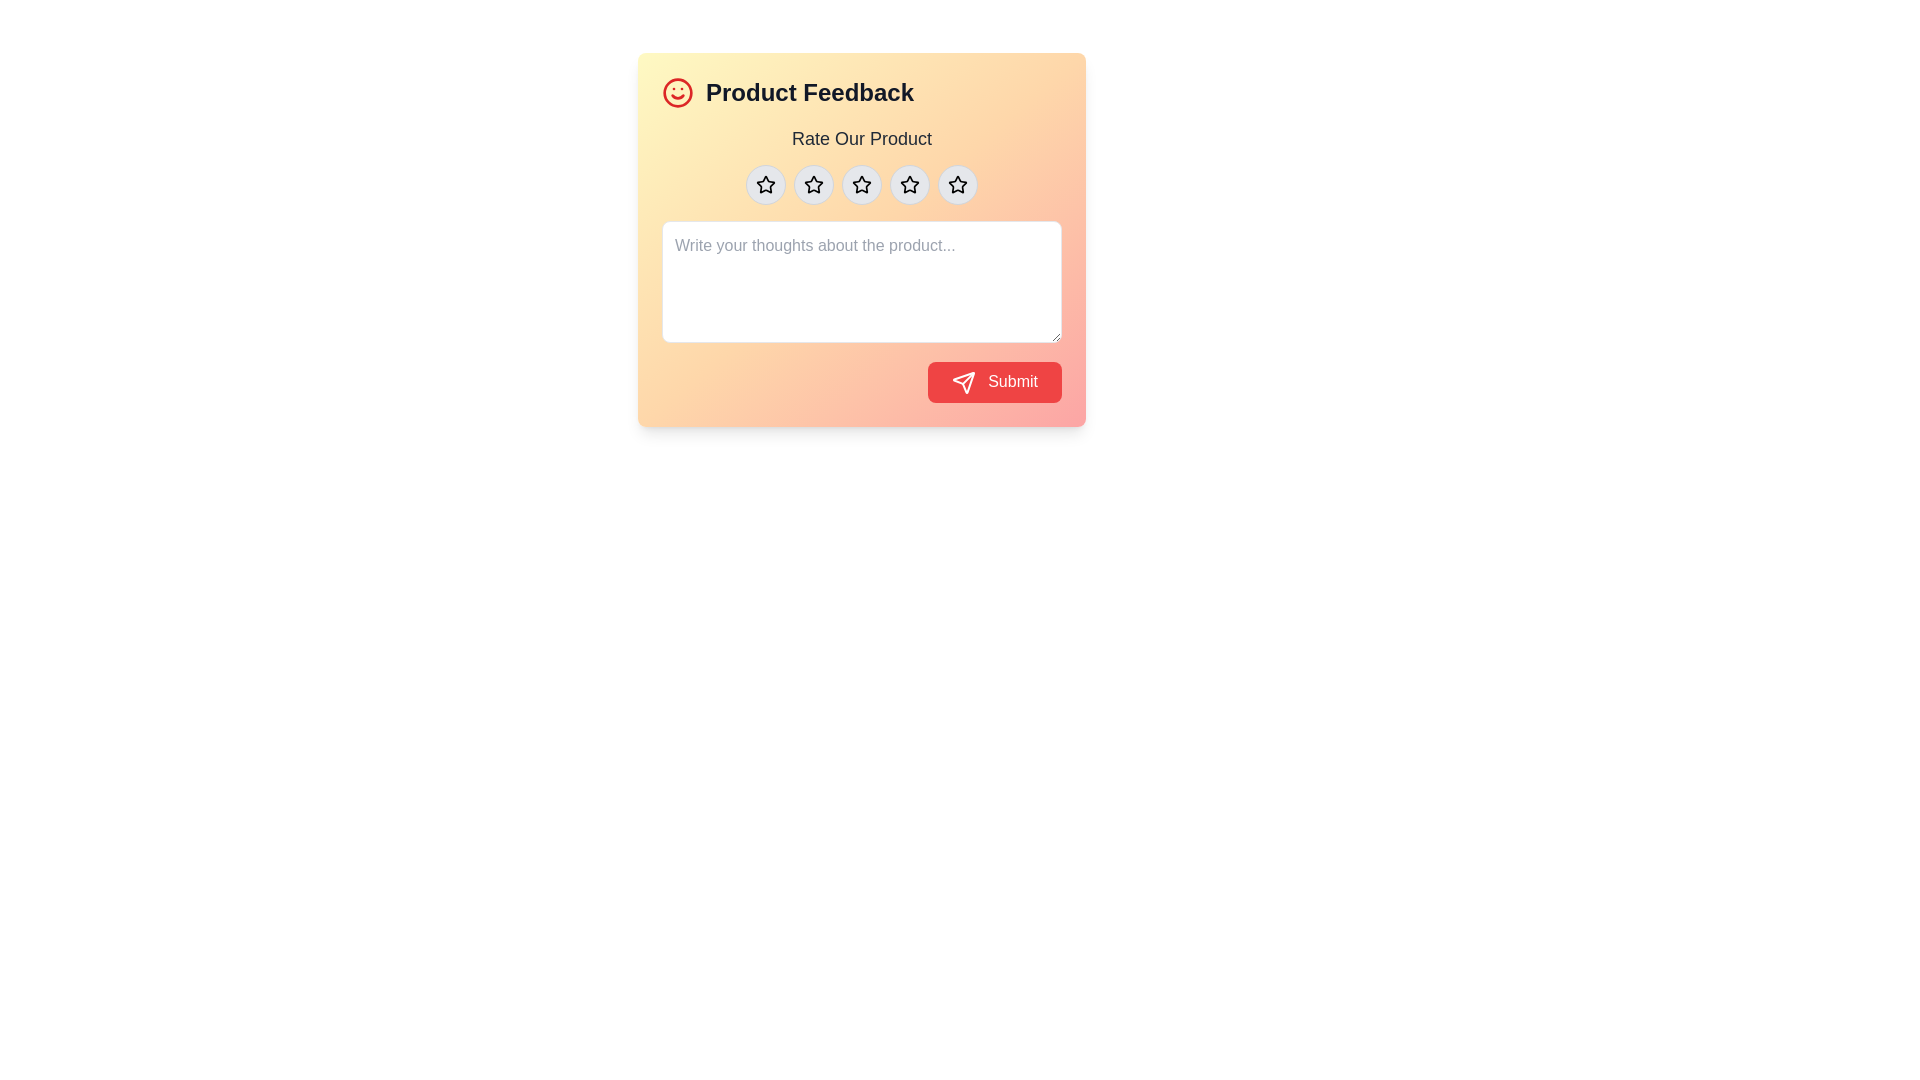 The height and width of the screenshot is (1080, 1920). I want to click on the first star icon in the 'Rate Our Product' section to indicate a rating, so click(765, 185).